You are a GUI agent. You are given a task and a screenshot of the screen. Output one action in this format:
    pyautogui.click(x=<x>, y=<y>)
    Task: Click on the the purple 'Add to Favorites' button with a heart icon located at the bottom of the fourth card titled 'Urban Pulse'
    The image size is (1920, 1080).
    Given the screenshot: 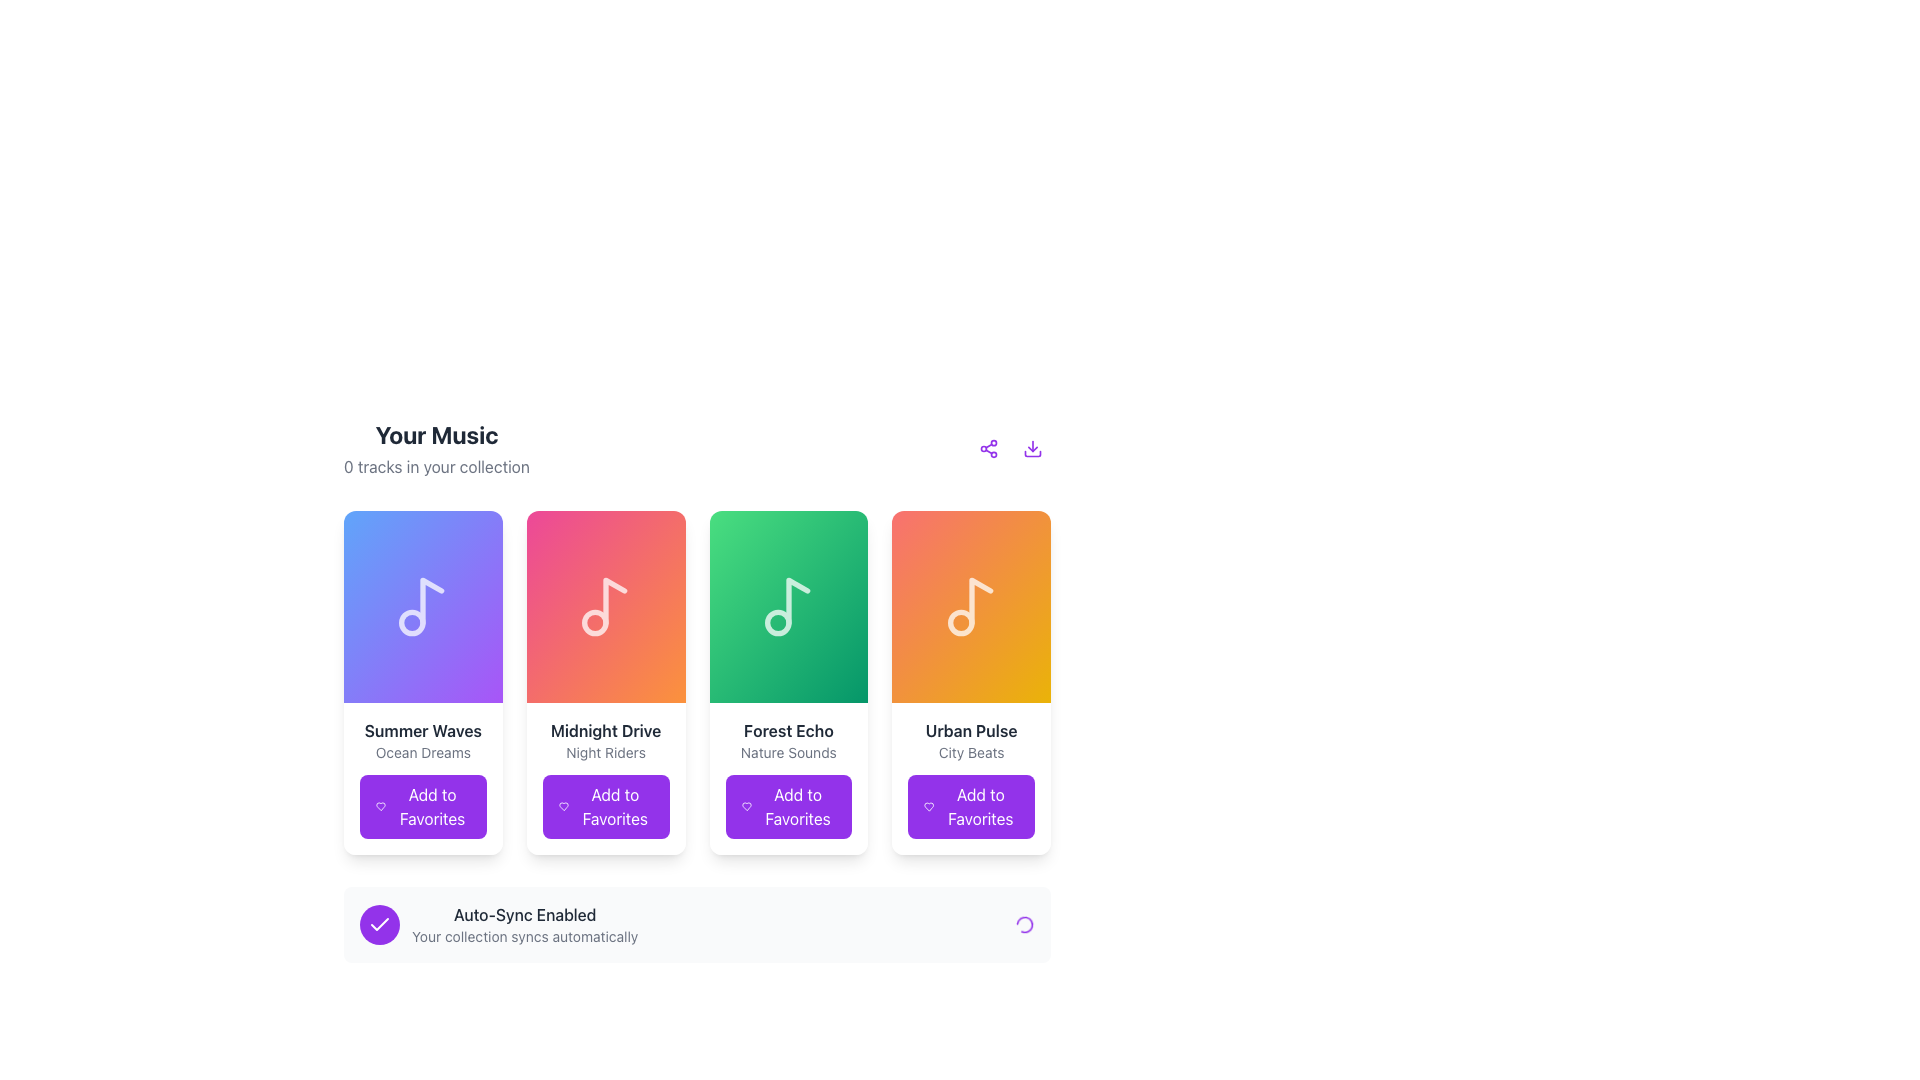 What is the action you would take?
    pyautogui.click(x=971, y=805)
    